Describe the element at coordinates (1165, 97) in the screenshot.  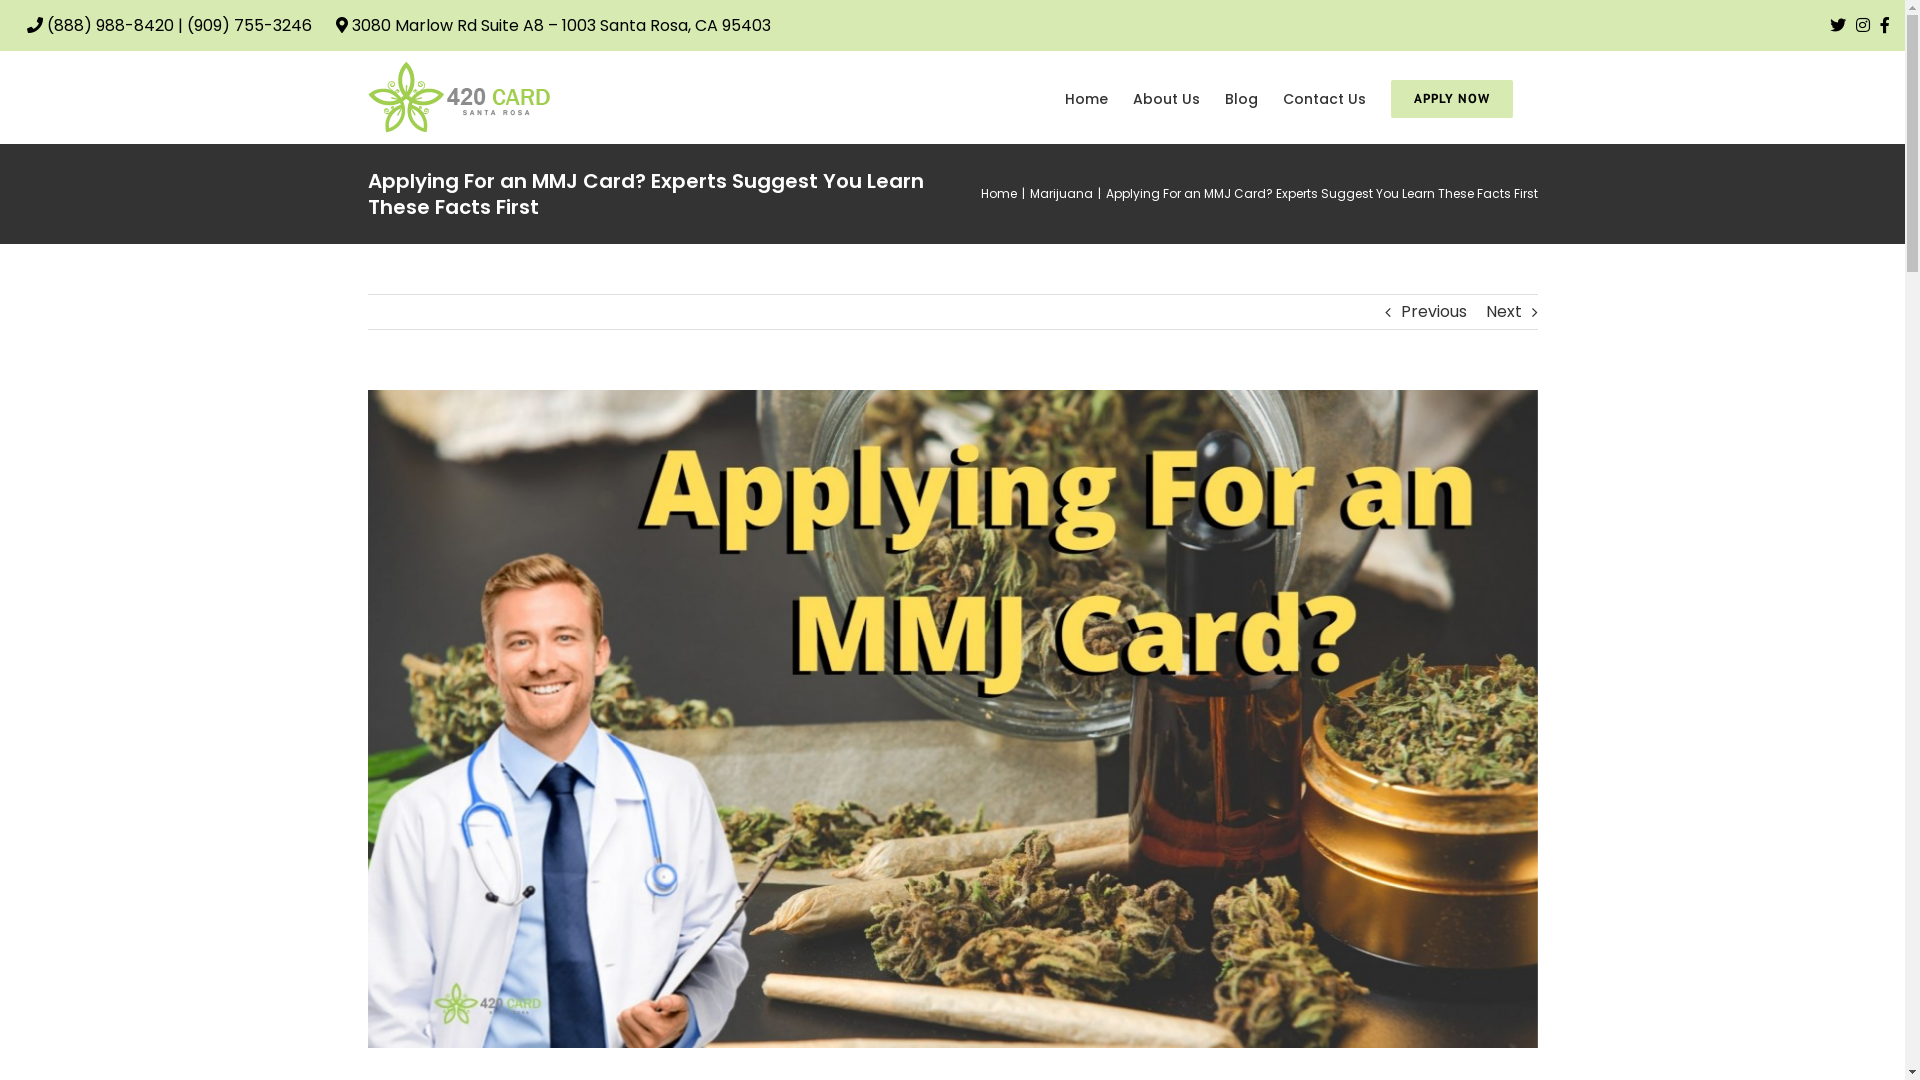
I see `'About Us'` at that location.